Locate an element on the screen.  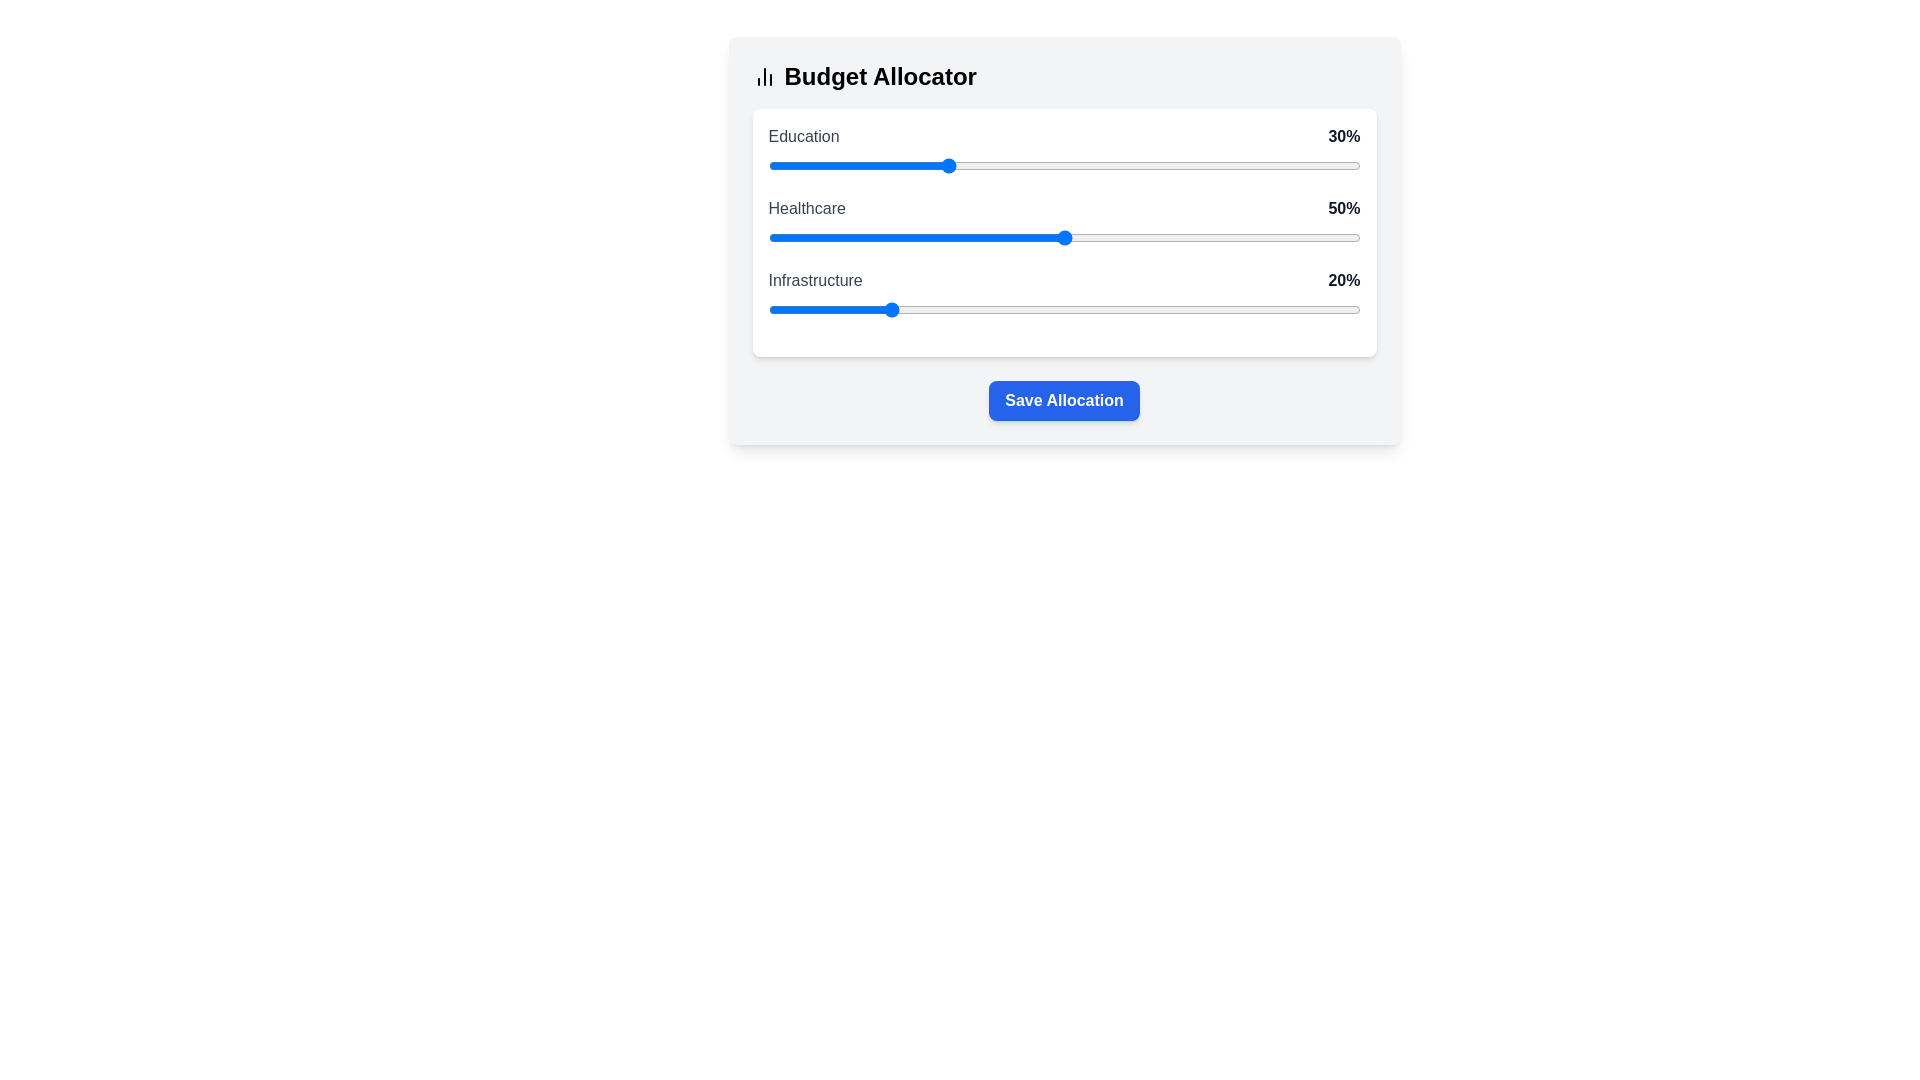
the label indicating the 'Infrastructure' category, which is positioned below the 'Healthcare' element and above the slider marked with 20% is located at coordinates (1063, 281).